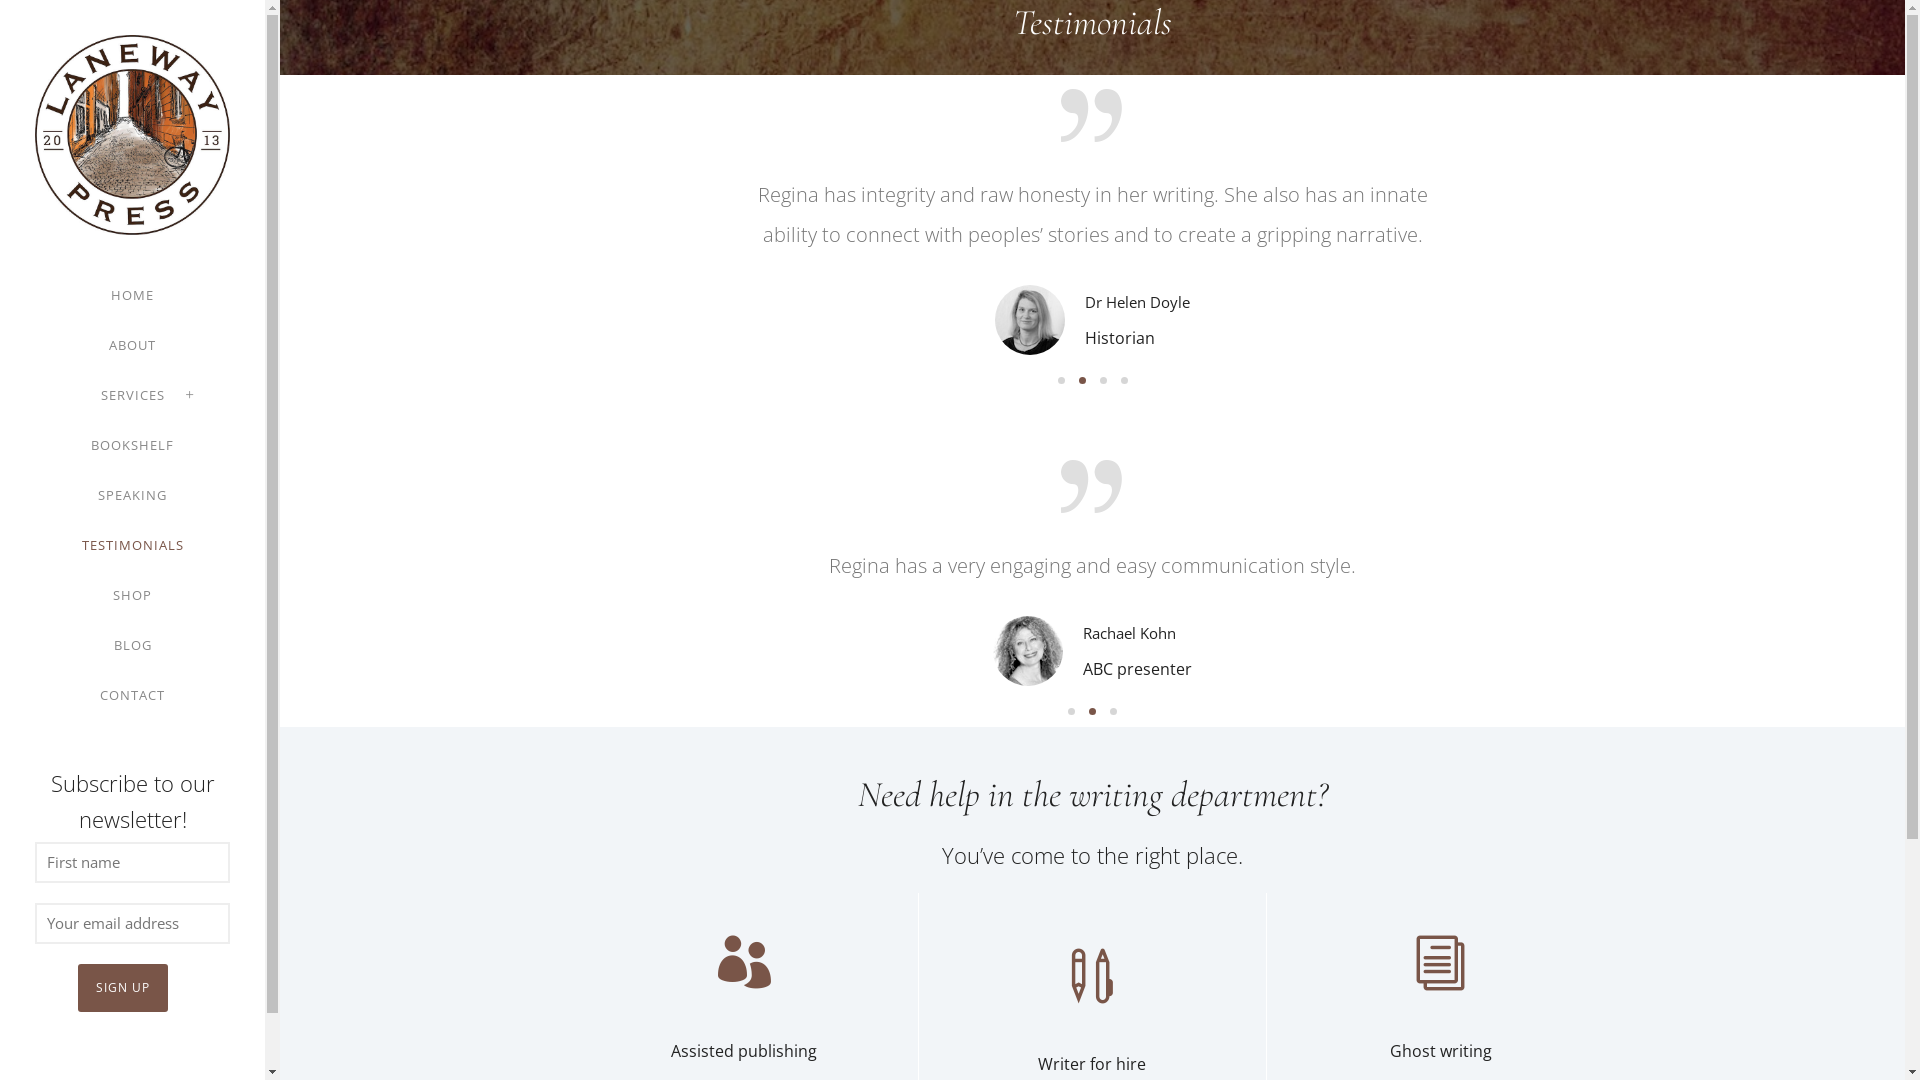  I want to click on 'Sign up', so click(122, 986).